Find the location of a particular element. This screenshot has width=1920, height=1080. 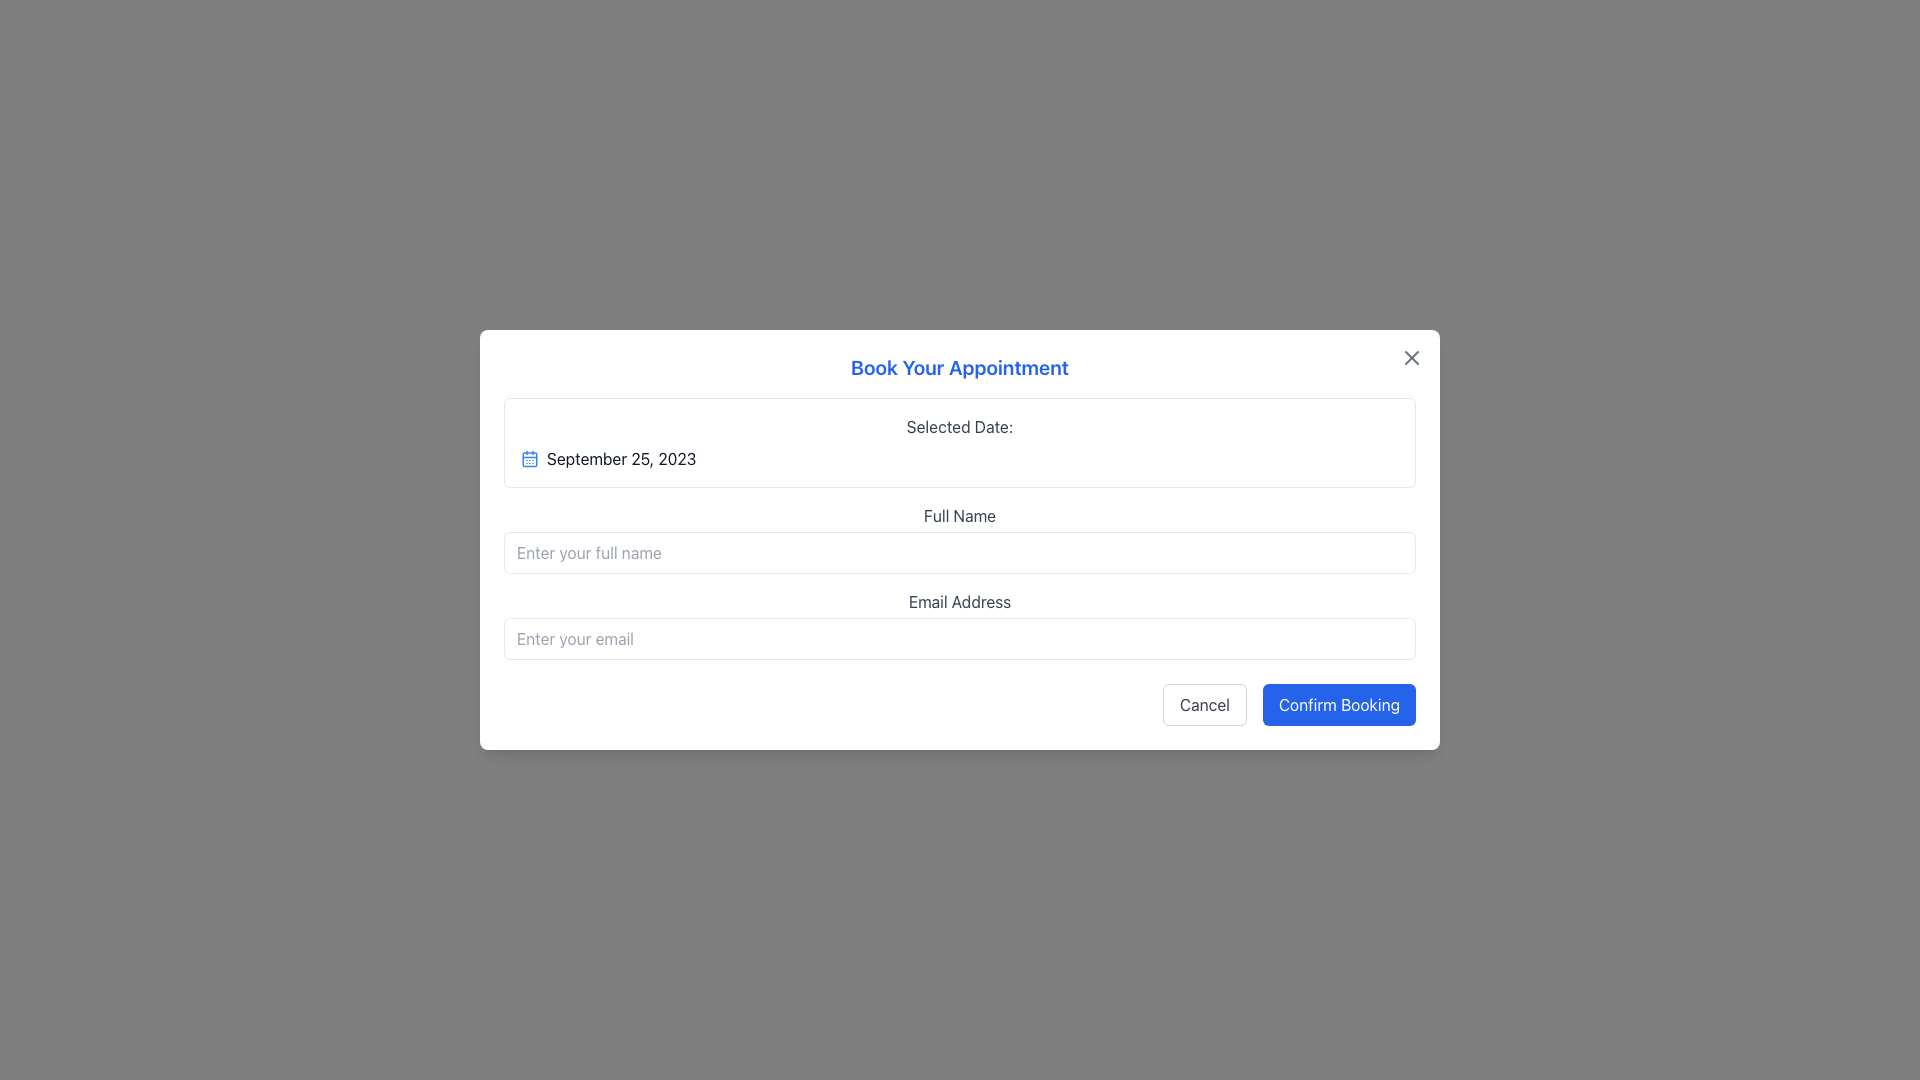

date value displayed in the text label showing 'September 25, 2023', located in the 'Book Your Appointment' dialog beside the blue calendar icon is located at coordinates (620, 459).